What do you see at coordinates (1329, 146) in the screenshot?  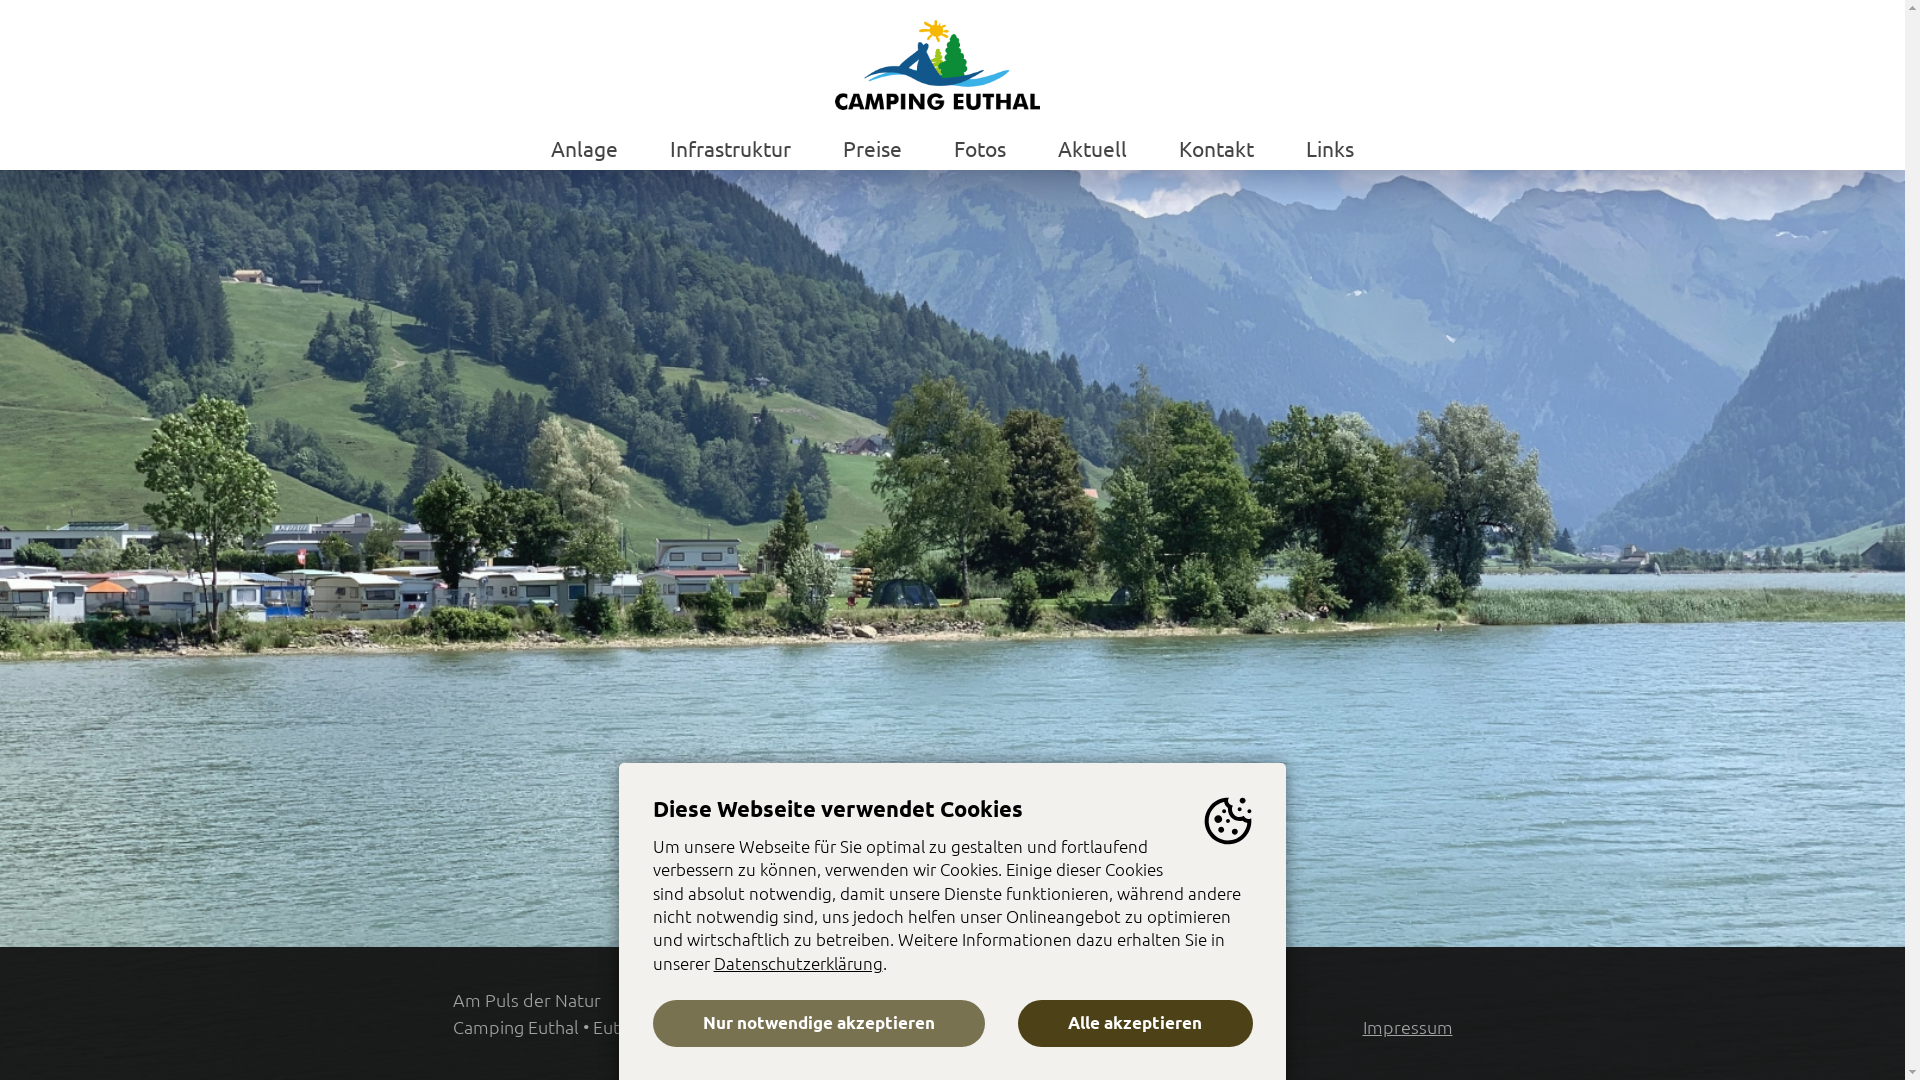 I see `'Links'` at bounding box center [1329, 146].